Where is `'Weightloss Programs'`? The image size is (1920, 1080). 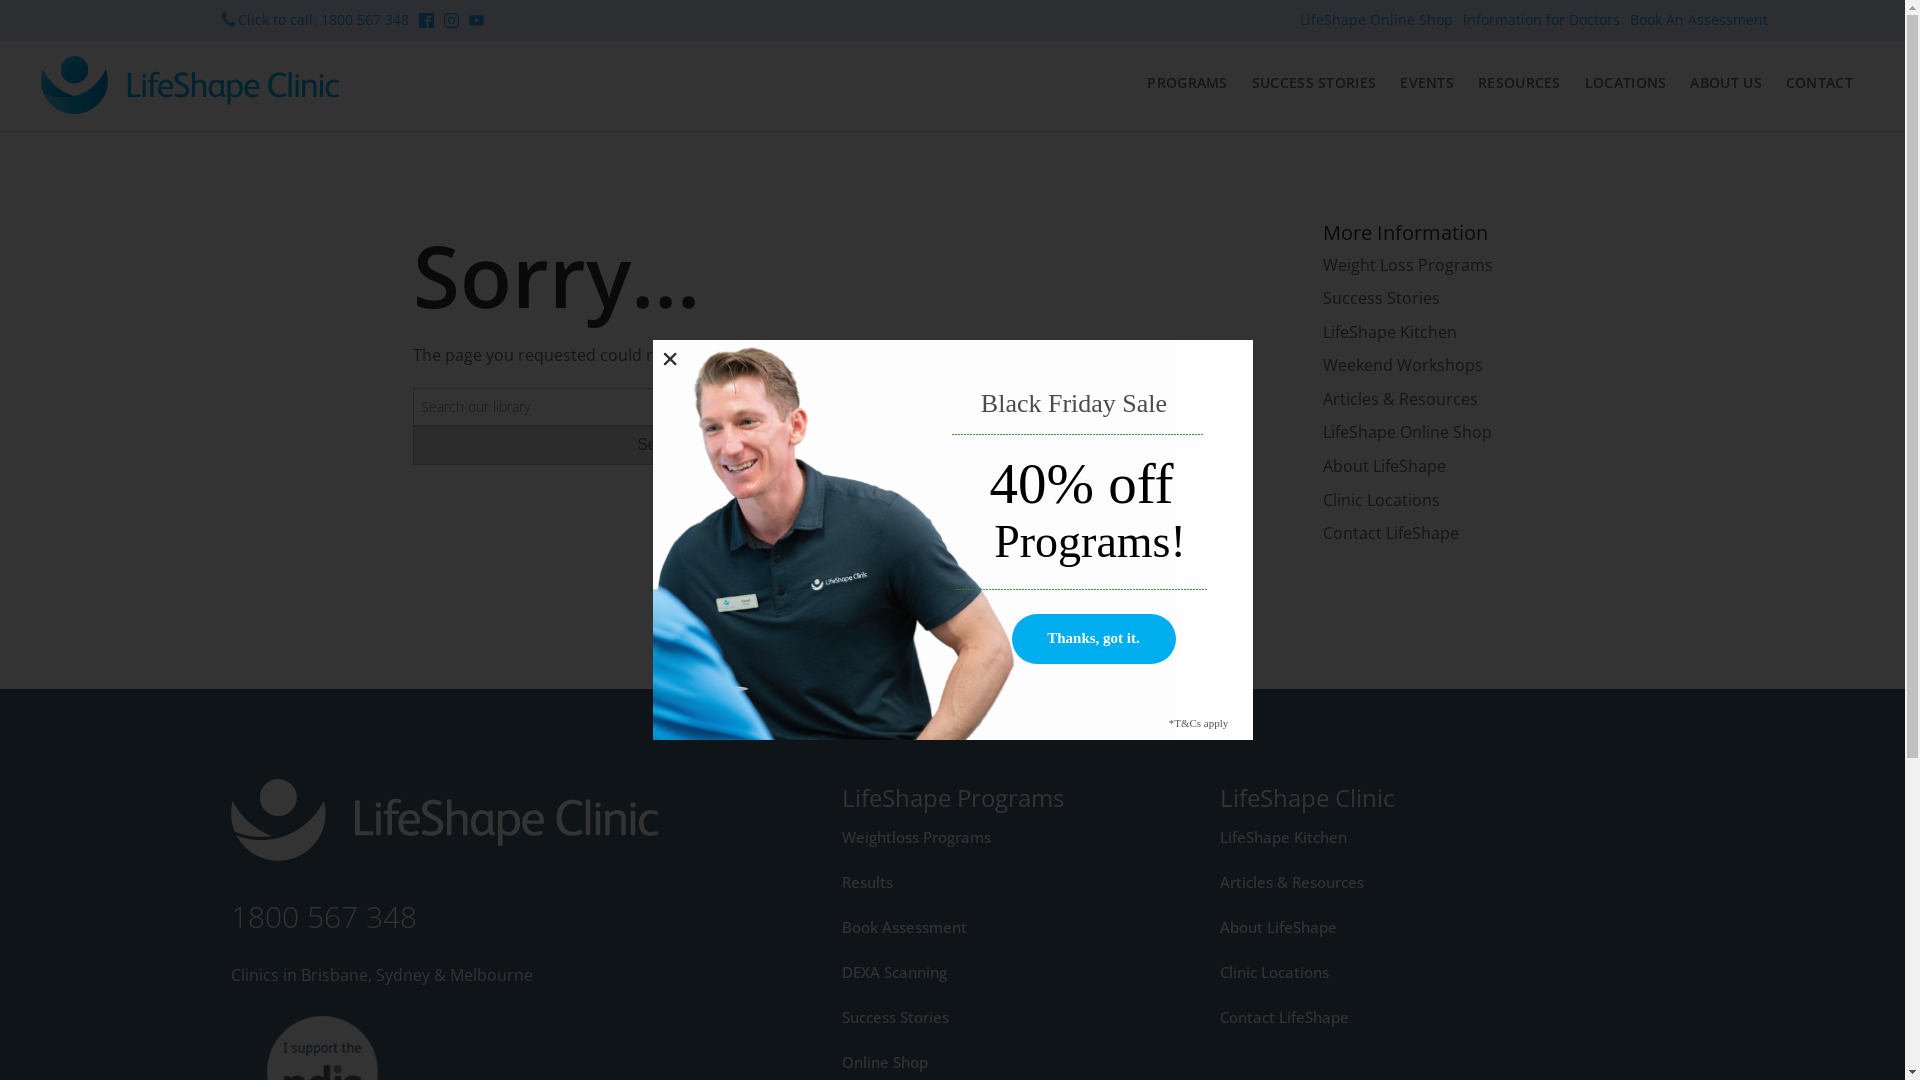
'Weightloss Programs' is located at coordinates (940, 837).